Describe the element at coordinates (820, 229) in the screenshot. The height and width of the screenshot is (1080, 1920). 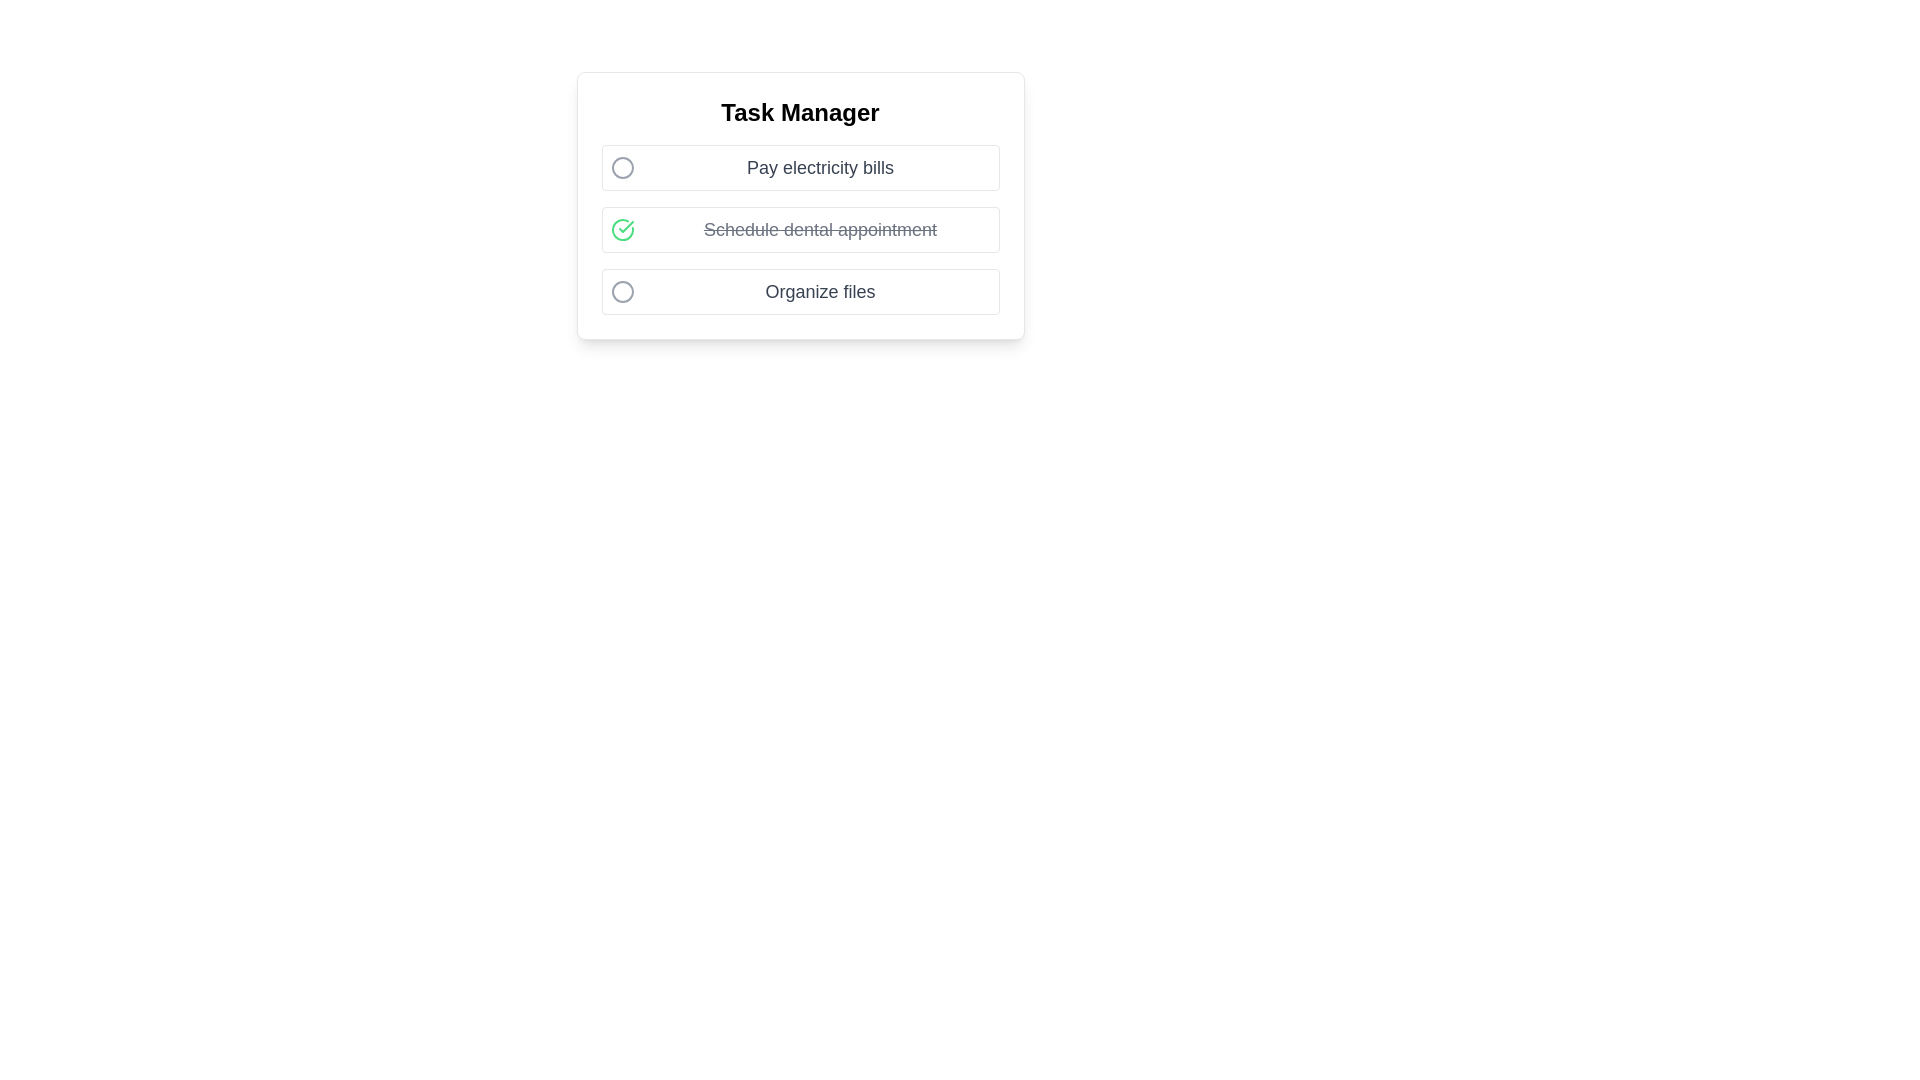
I see `the text label displaying 'Schedule dental appointment' in the Task Manager list, which indicates a completed task` at that location.